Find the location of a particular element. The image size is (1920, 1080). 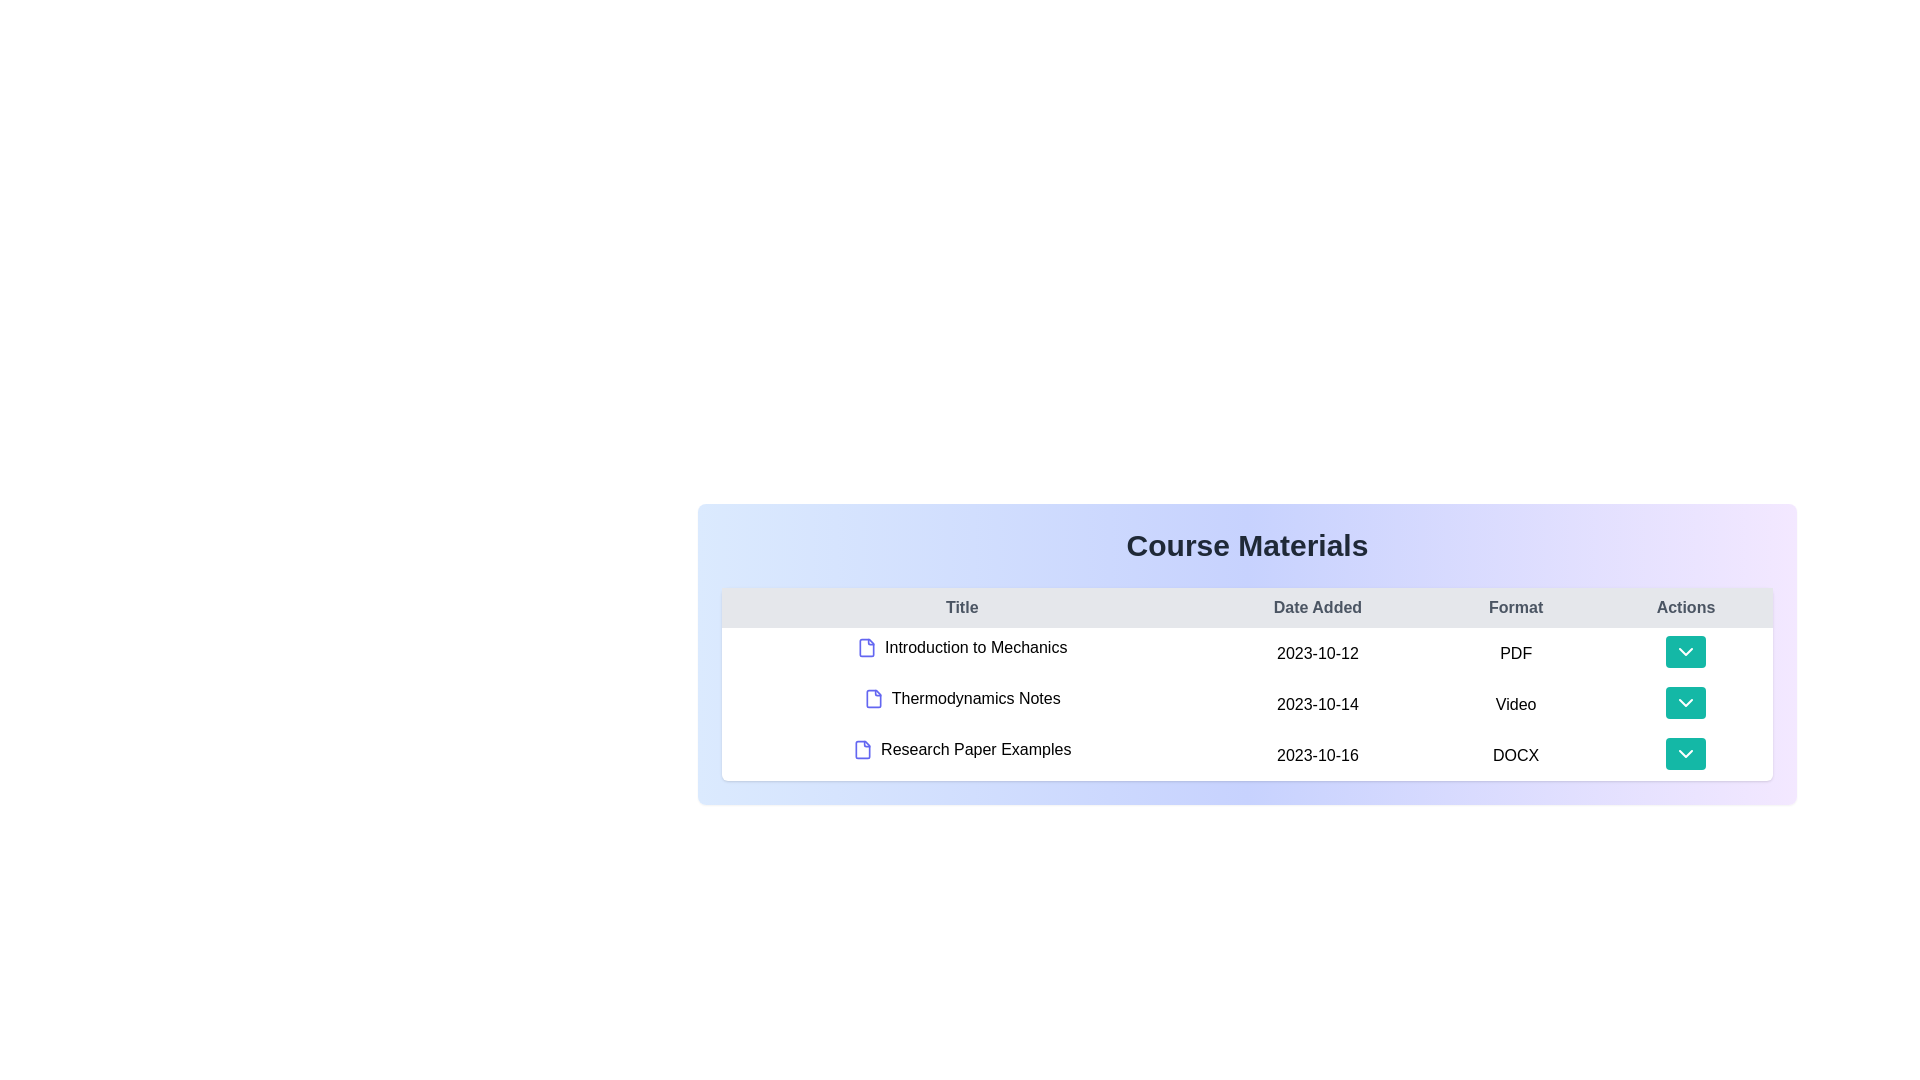

the resource icon representing 'Introduction to Mechanics' in the 'Course Materials' table, located in the first row under the 'Title' column is located at coordinates (867, 648).